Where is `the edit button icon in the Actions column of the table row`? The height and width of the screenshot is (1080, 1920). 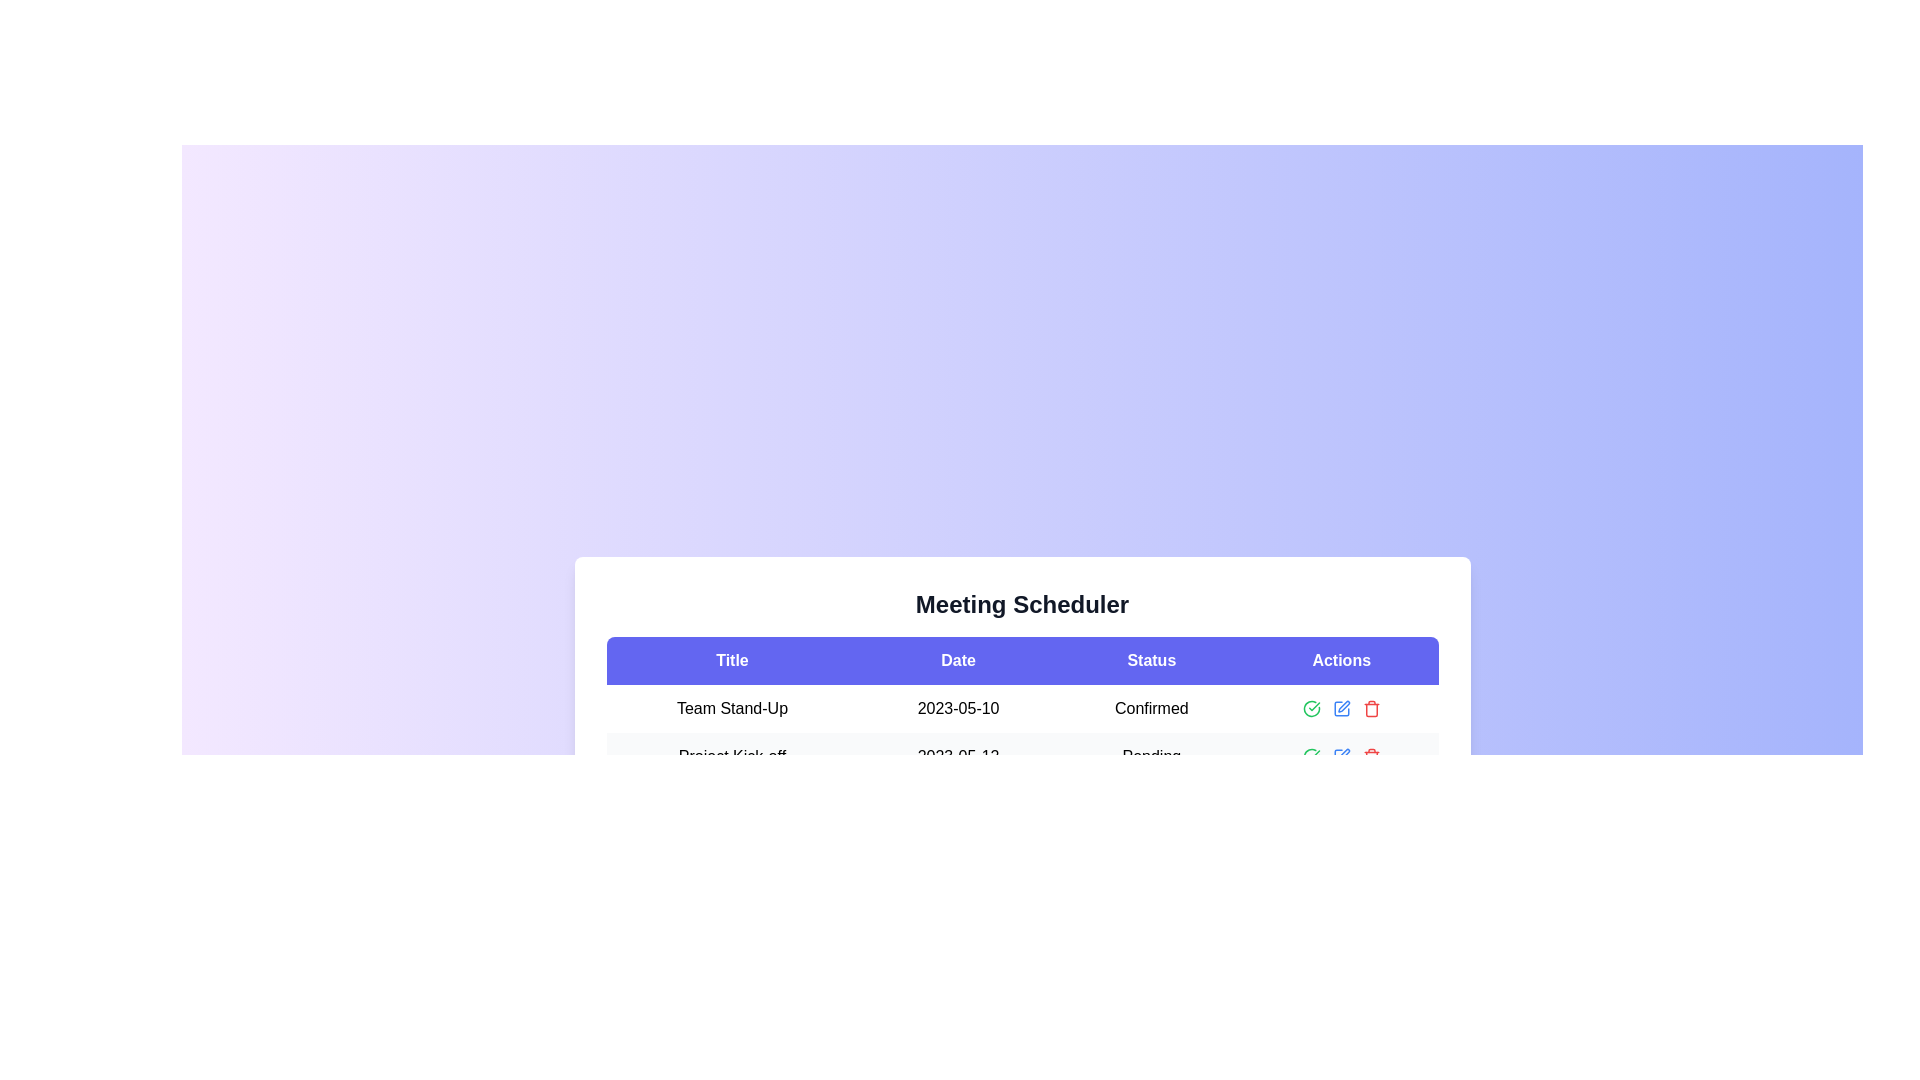 the edit button icon in the Actions column of the table row is located at coordinates (1341, 708).